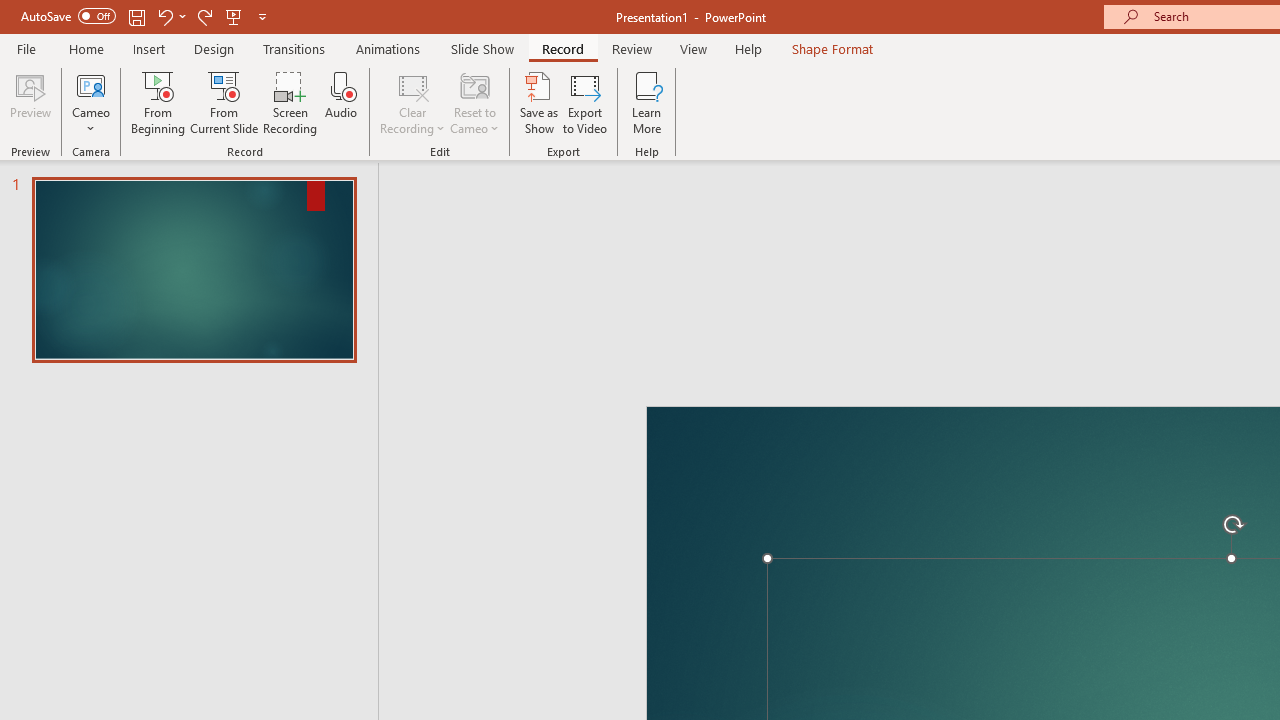  Describe the element at coordinates (68, 16) in the screenshot. I see `'AutoSave'` at that location.